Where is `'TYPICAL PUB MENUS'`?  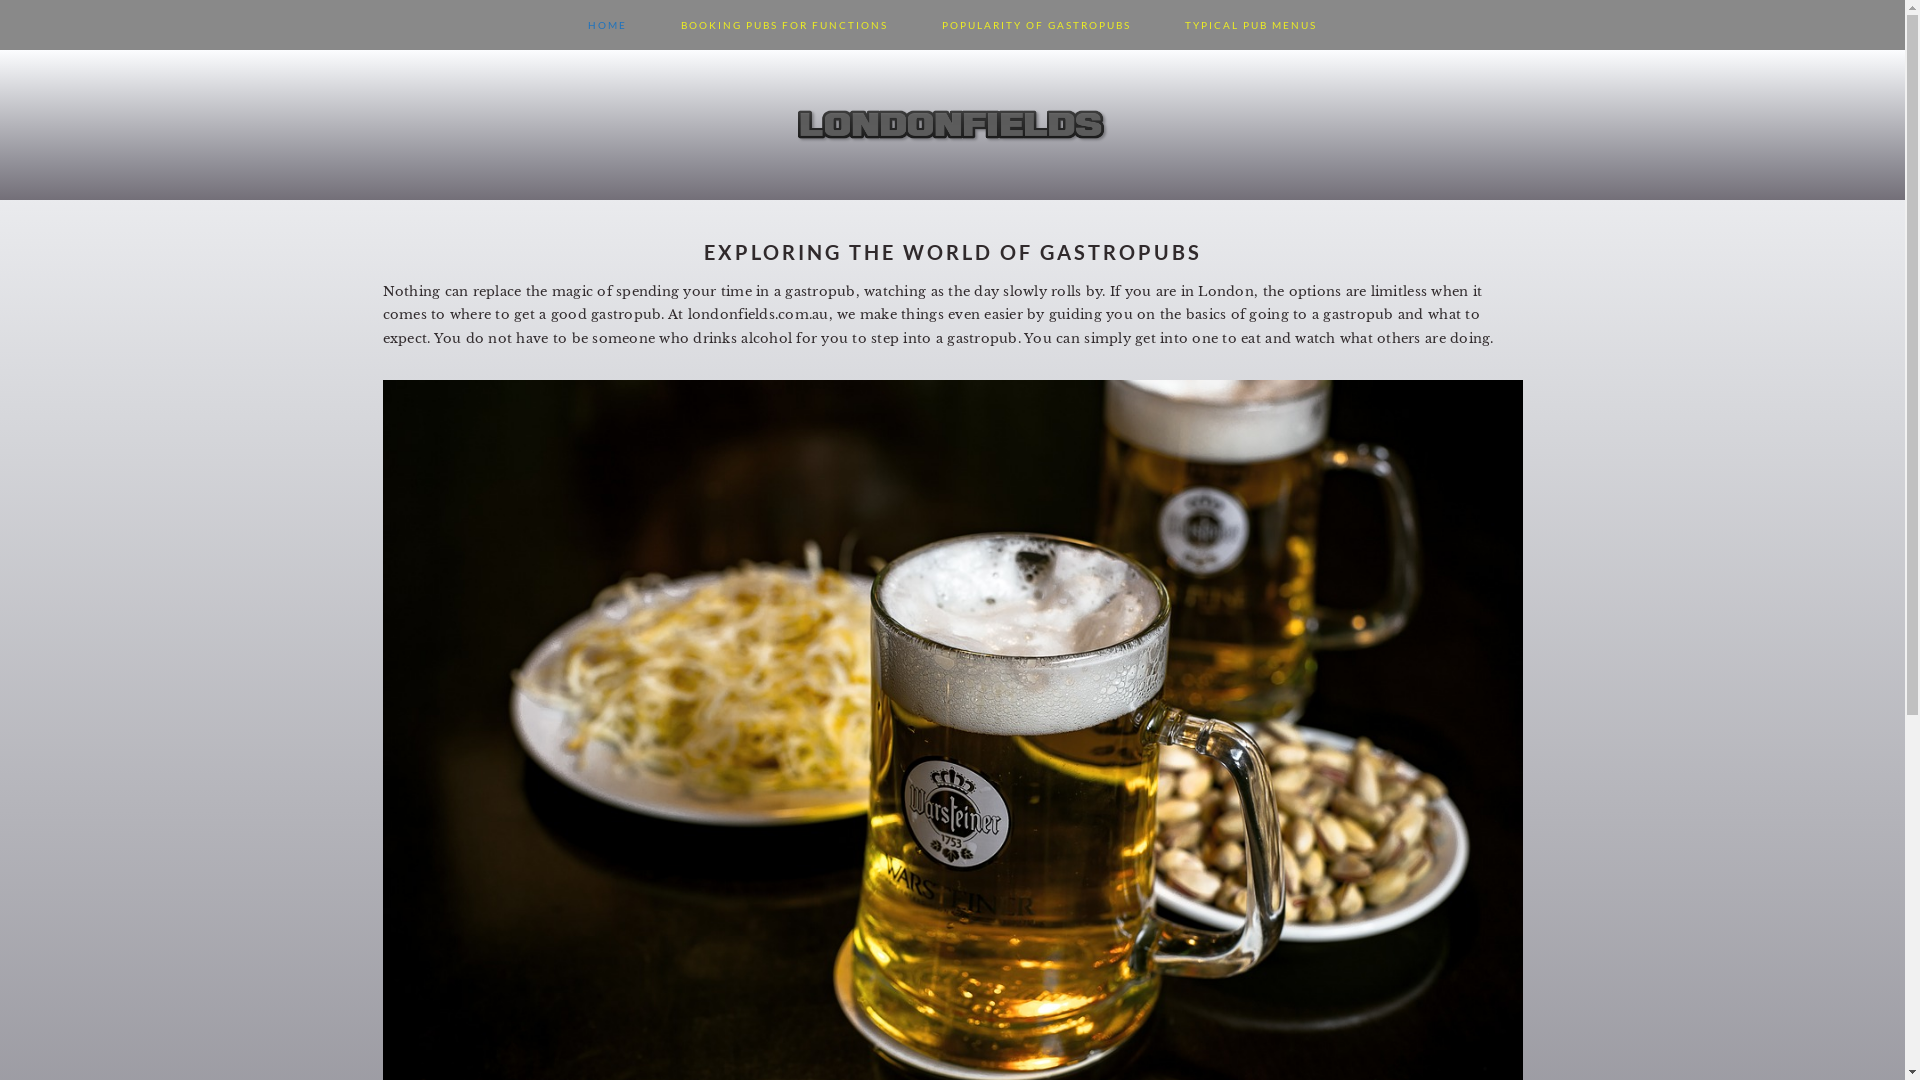
'TYPICAL PUB MENUS' is located at coordinates (1250, 24).